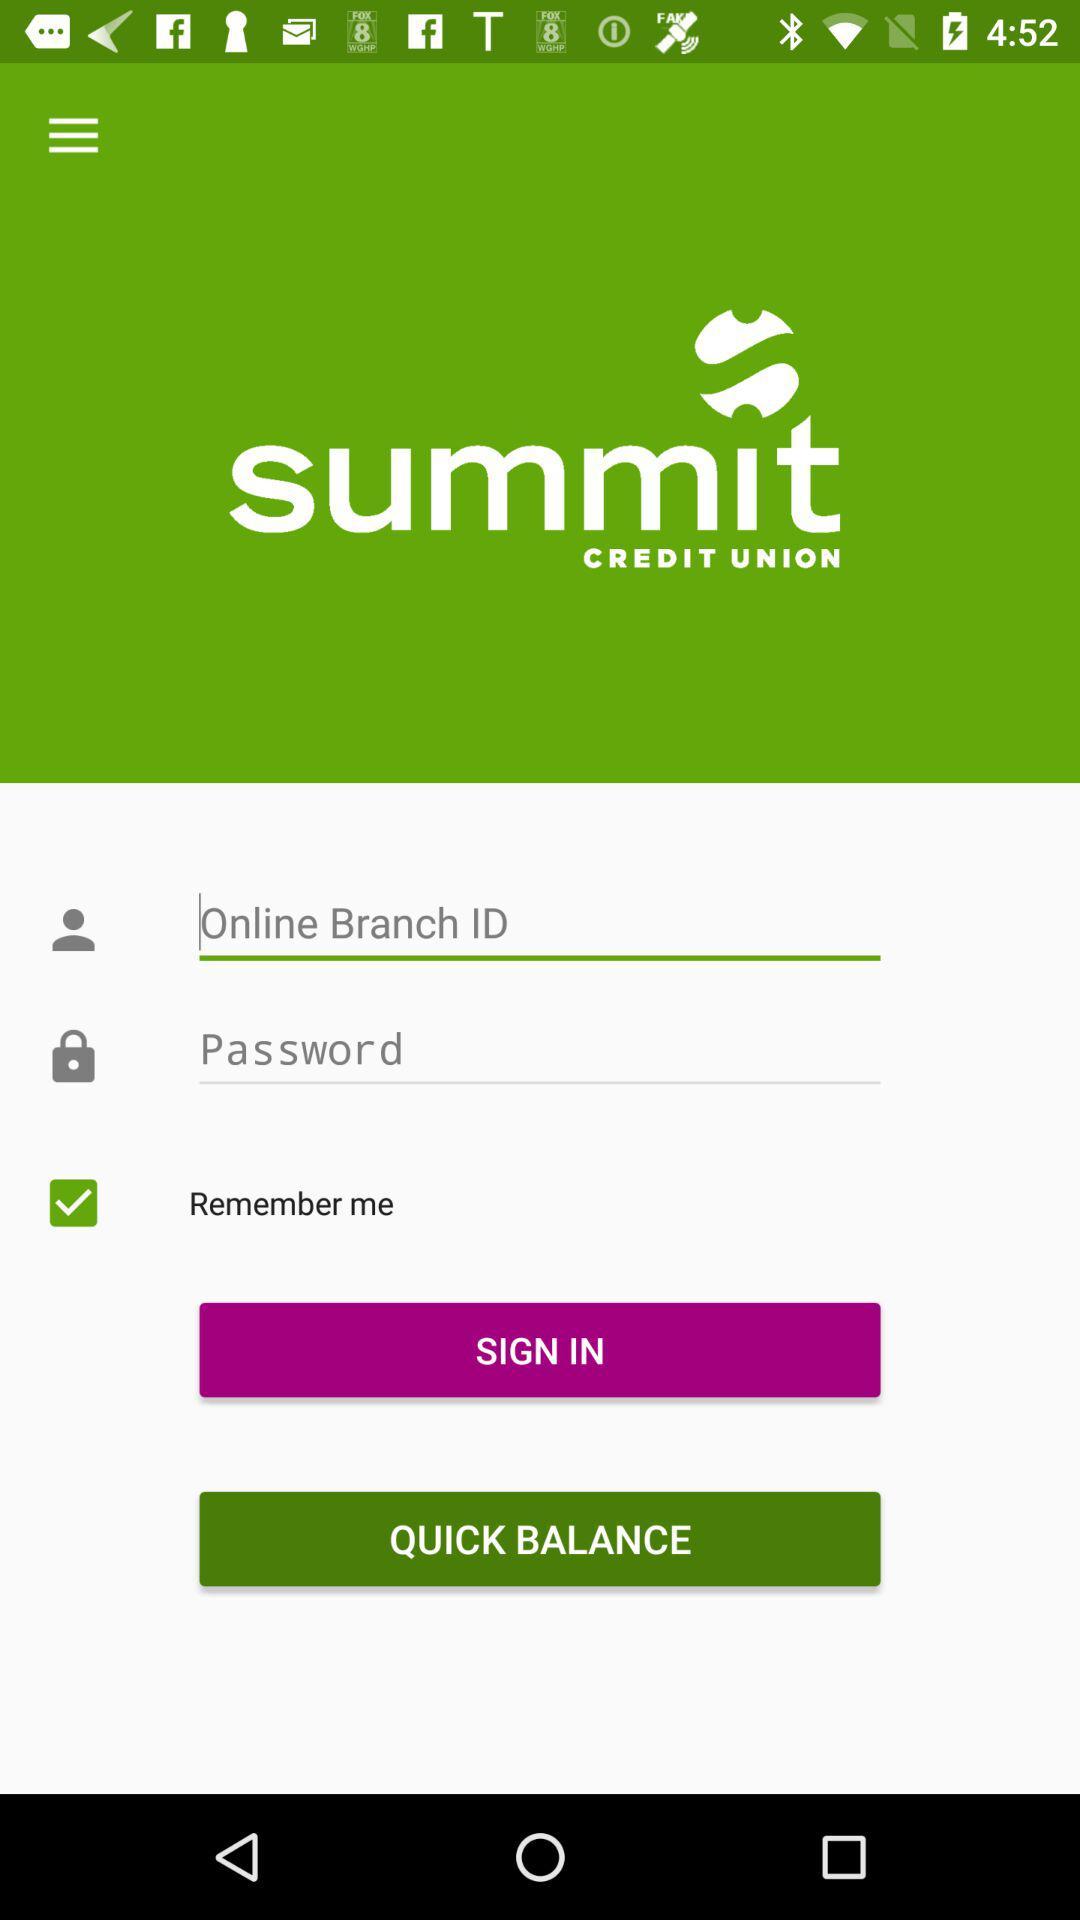 Image resolution: width=1080 pixels, height=1920 pixels. What do you see at coordinates (72, 135) in the screenshot?
I see `icon at the top left corner` at bounding box center [72, 135].